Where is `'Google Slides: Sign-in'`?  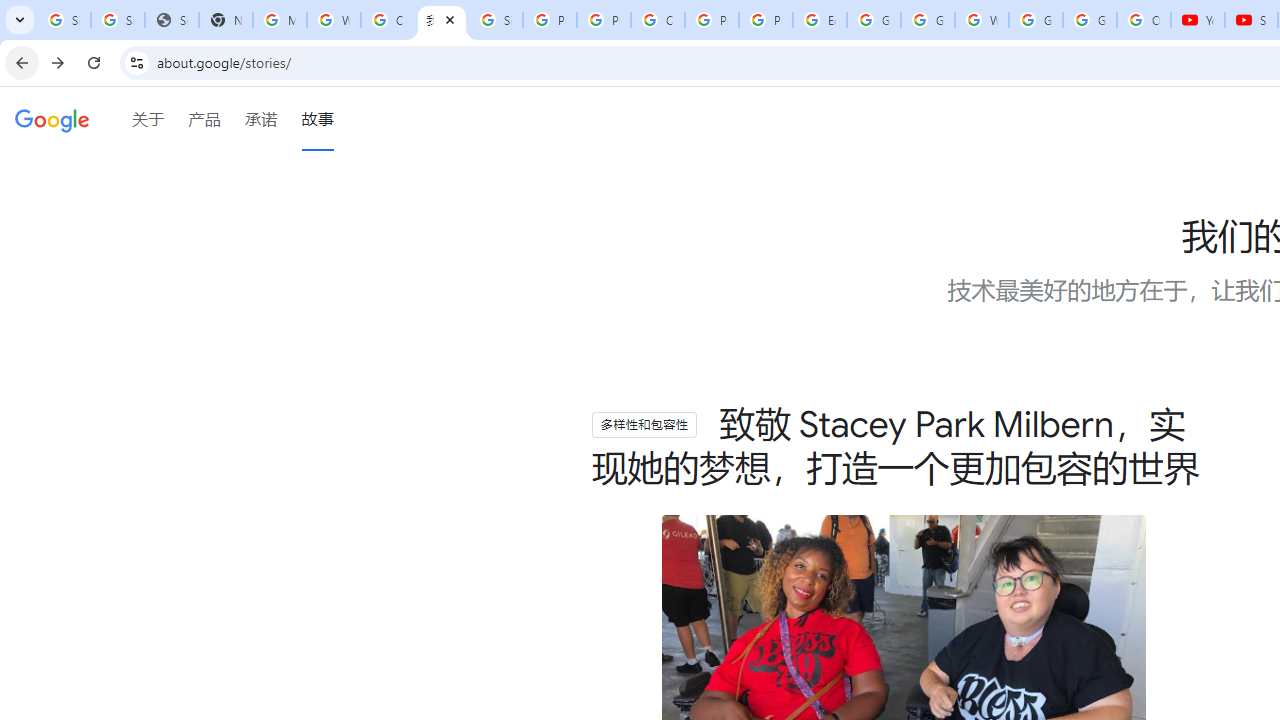
'Google Slides: Sign-in' is located at coordinates (874, 20).